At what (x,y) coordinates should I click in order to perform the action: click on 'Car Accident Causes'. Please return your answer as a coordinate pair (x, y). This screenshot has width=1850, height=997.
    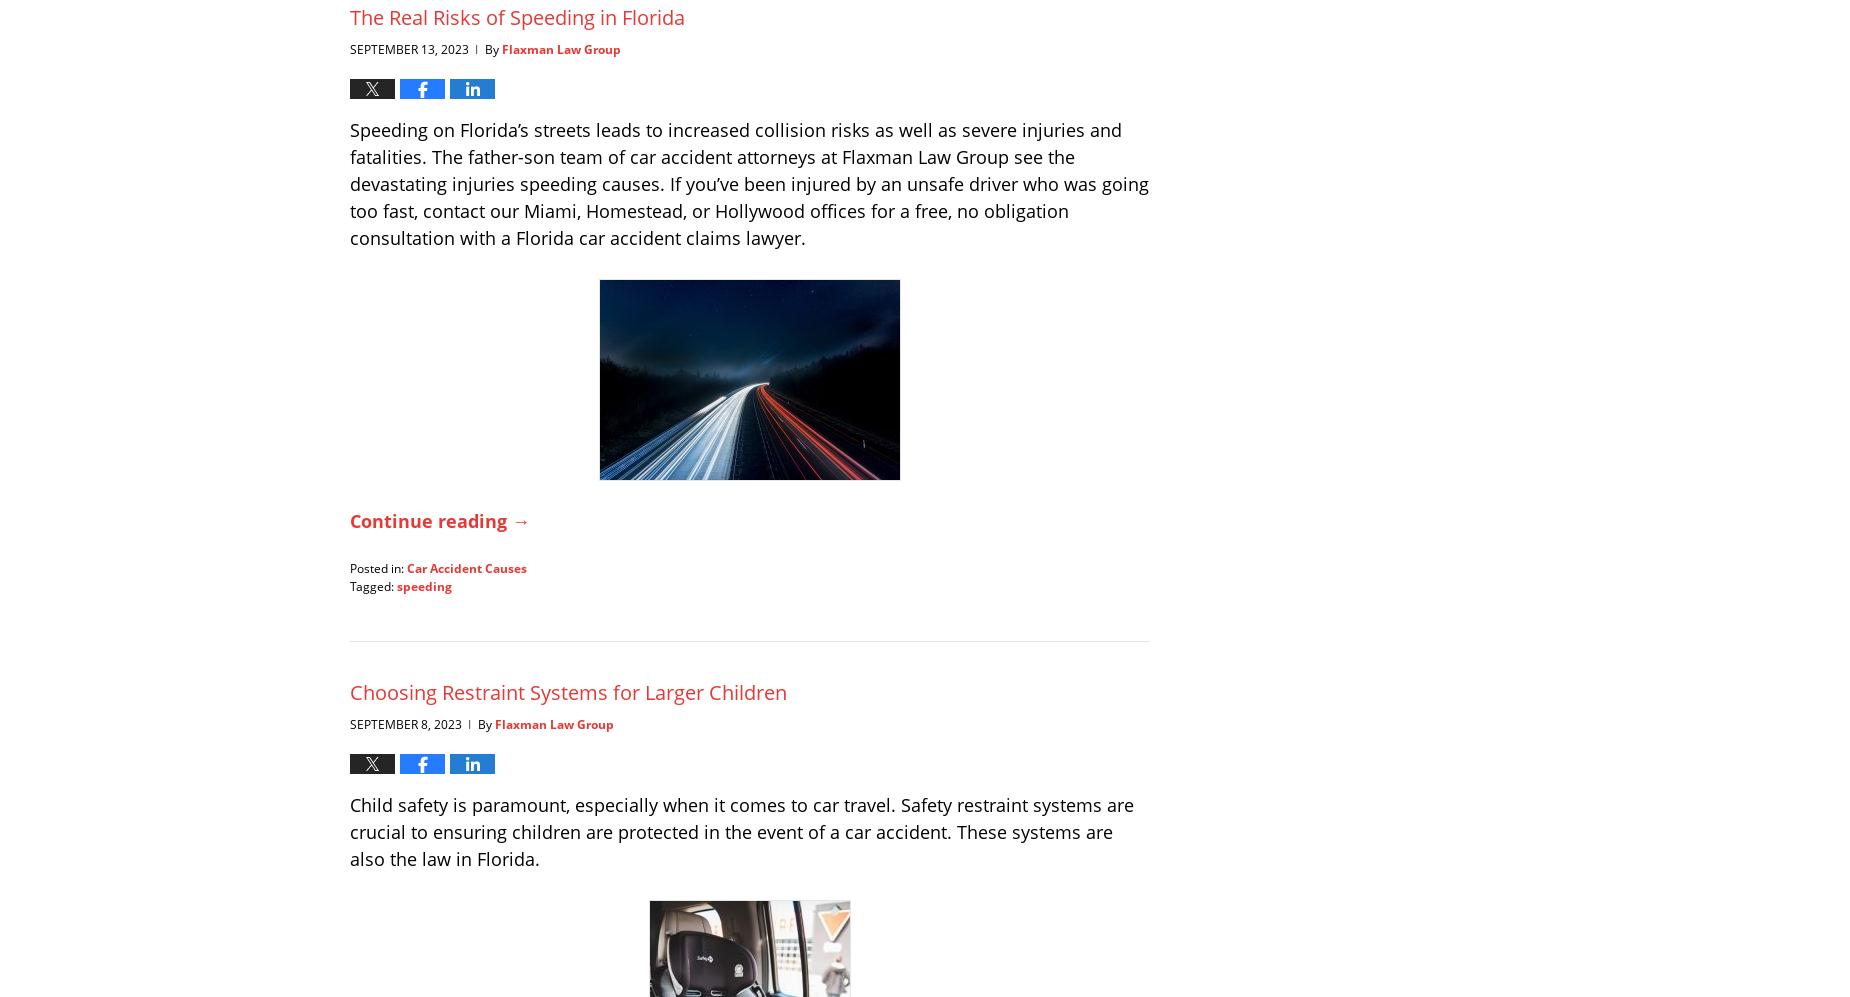
    Looking at the image, I should click on (466, 567).